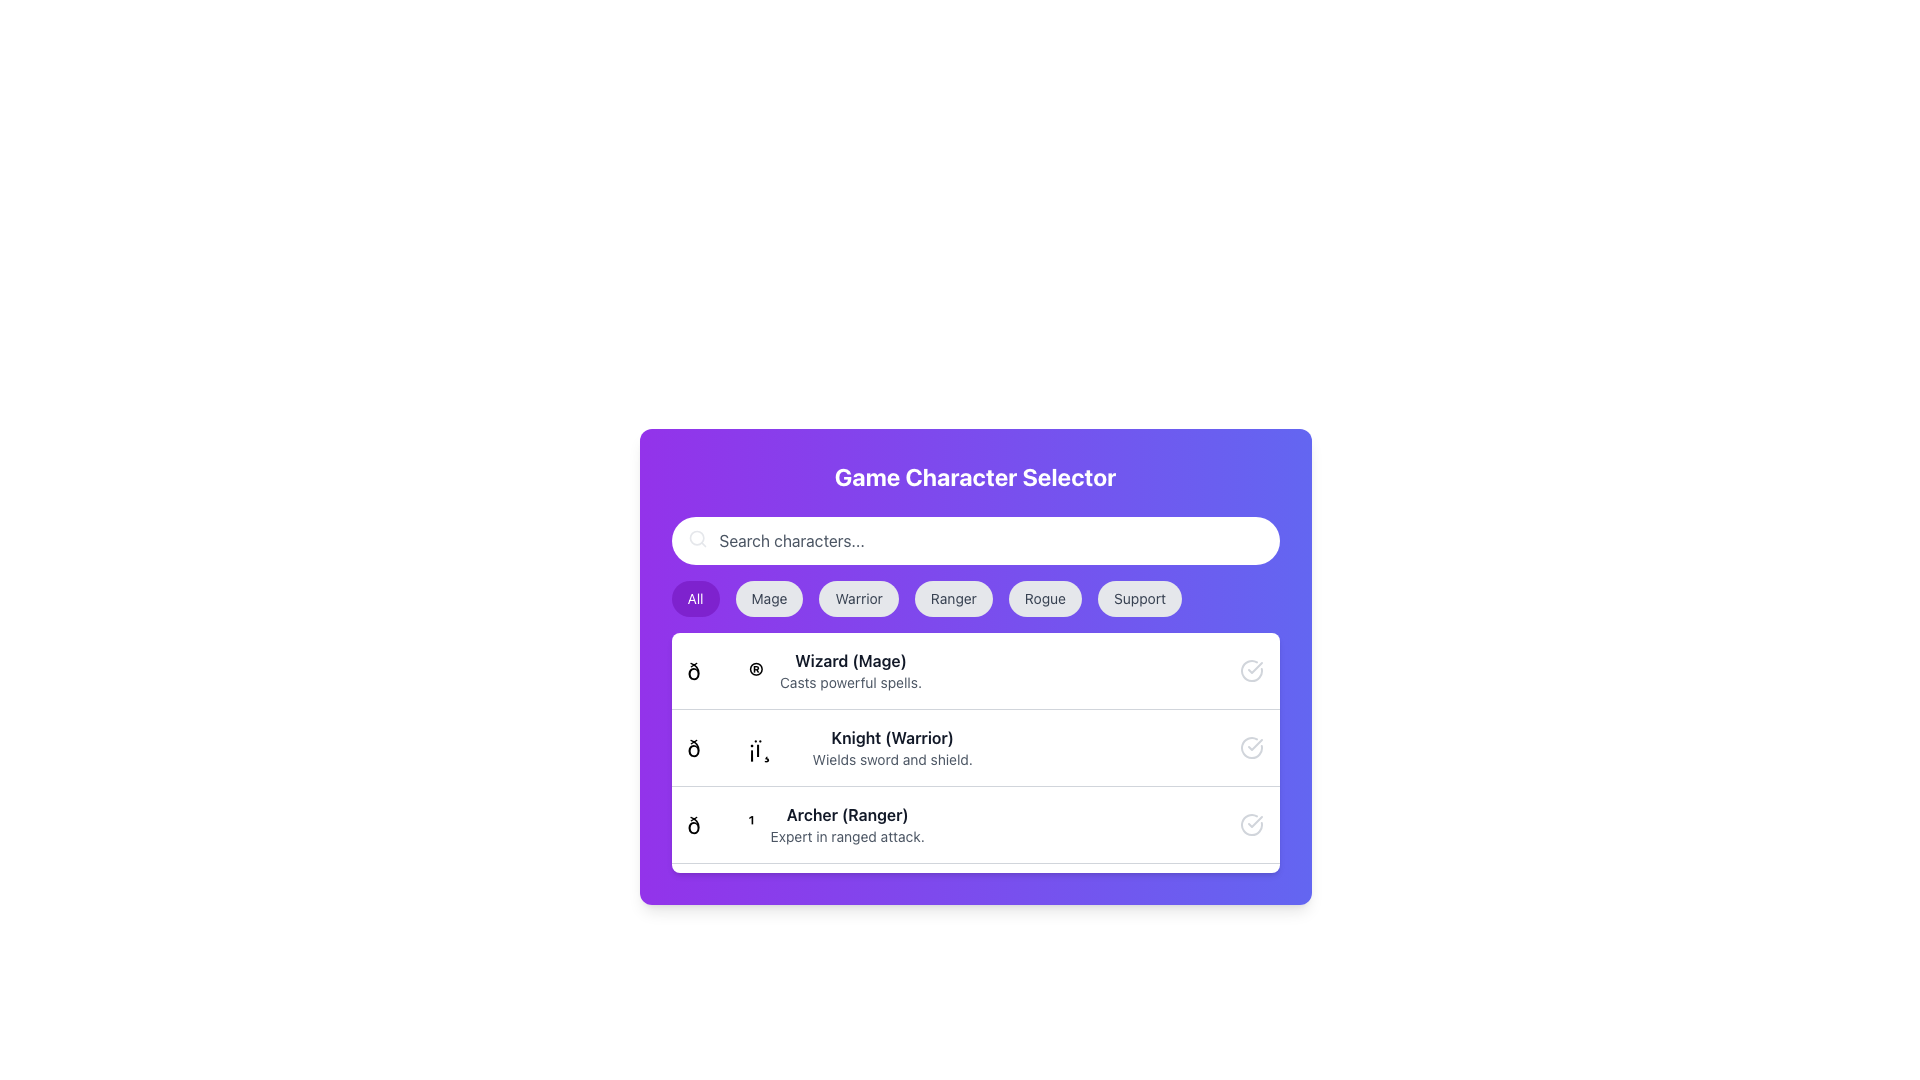  Describe the element at coordinates (850, 671) in the screenshot. I see `descriptive label for the game character named 'Wizard (Mage)', which is located in the upper section of the character list, specifically as the first character entry, positioned to the right of an emoji-like icon` at that location.